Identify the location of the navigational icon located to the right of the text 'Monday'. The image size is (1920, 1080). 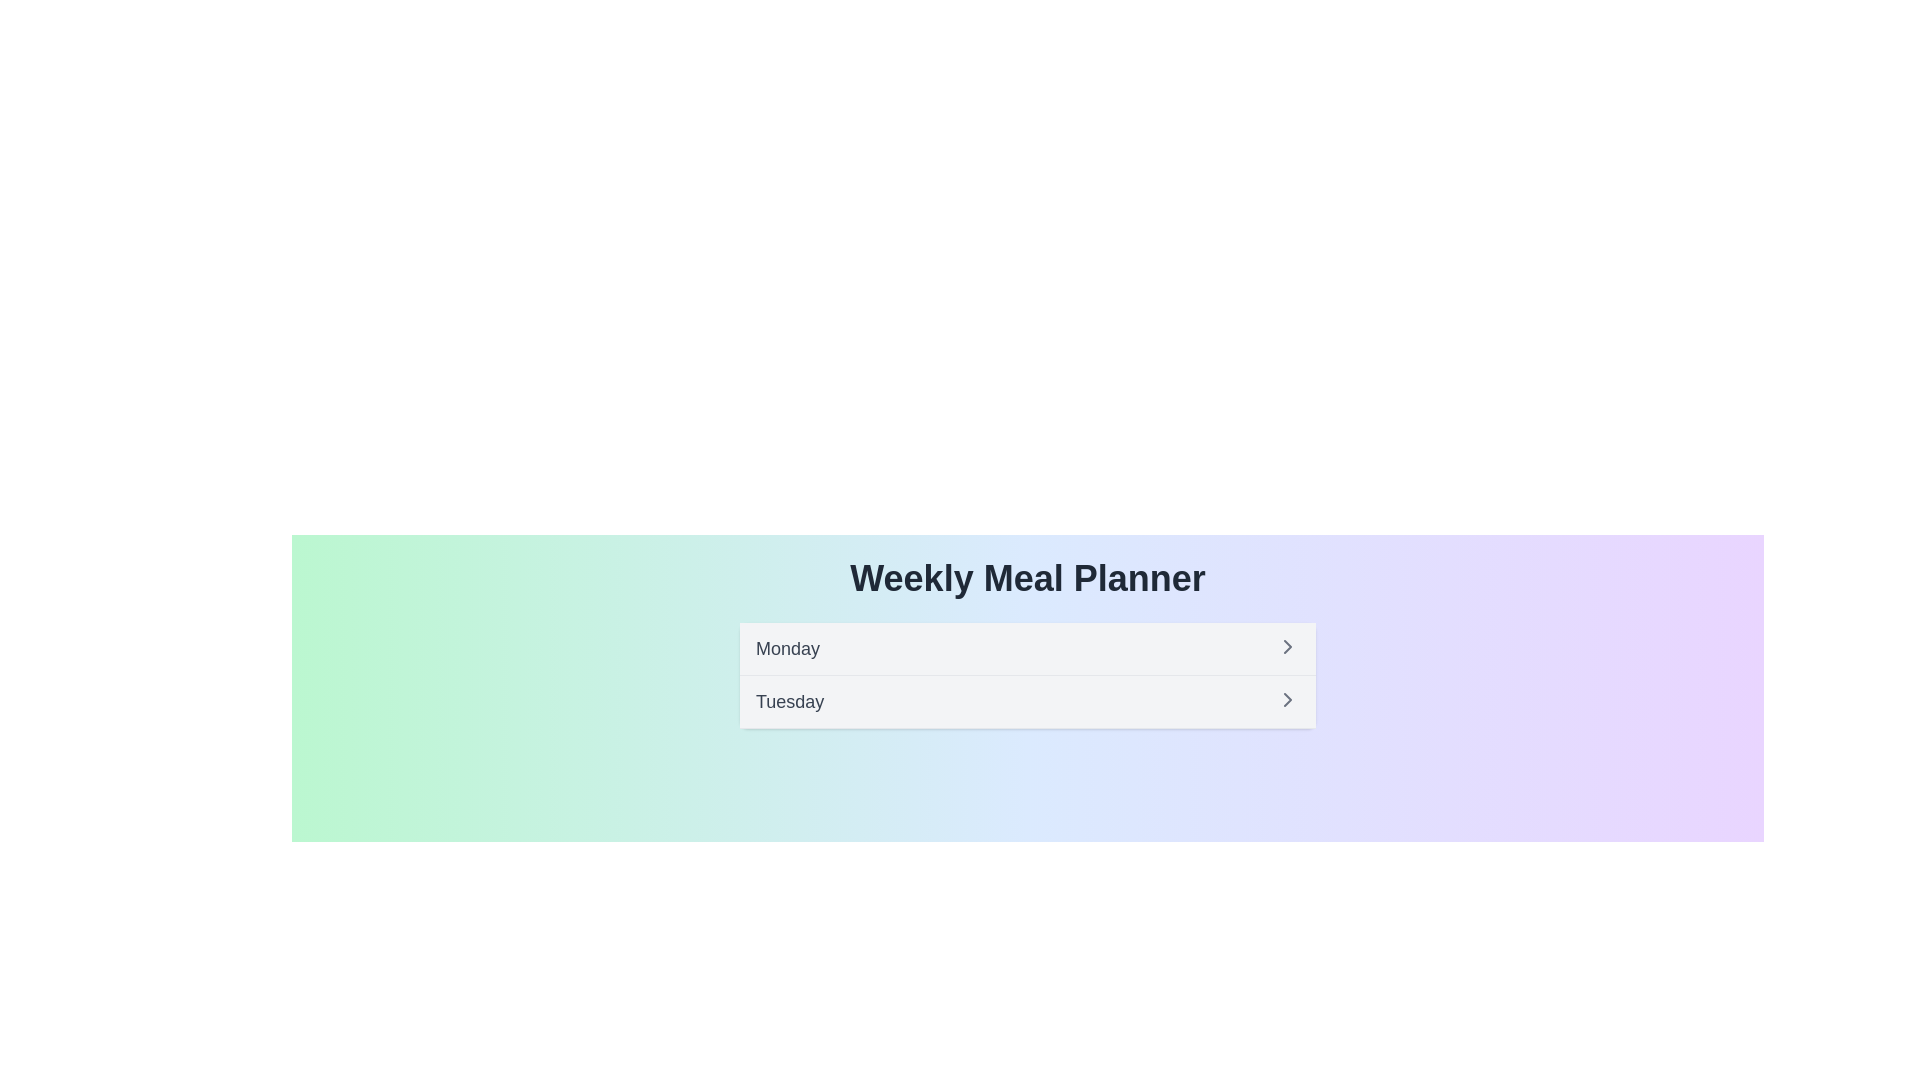
(1287, 647).